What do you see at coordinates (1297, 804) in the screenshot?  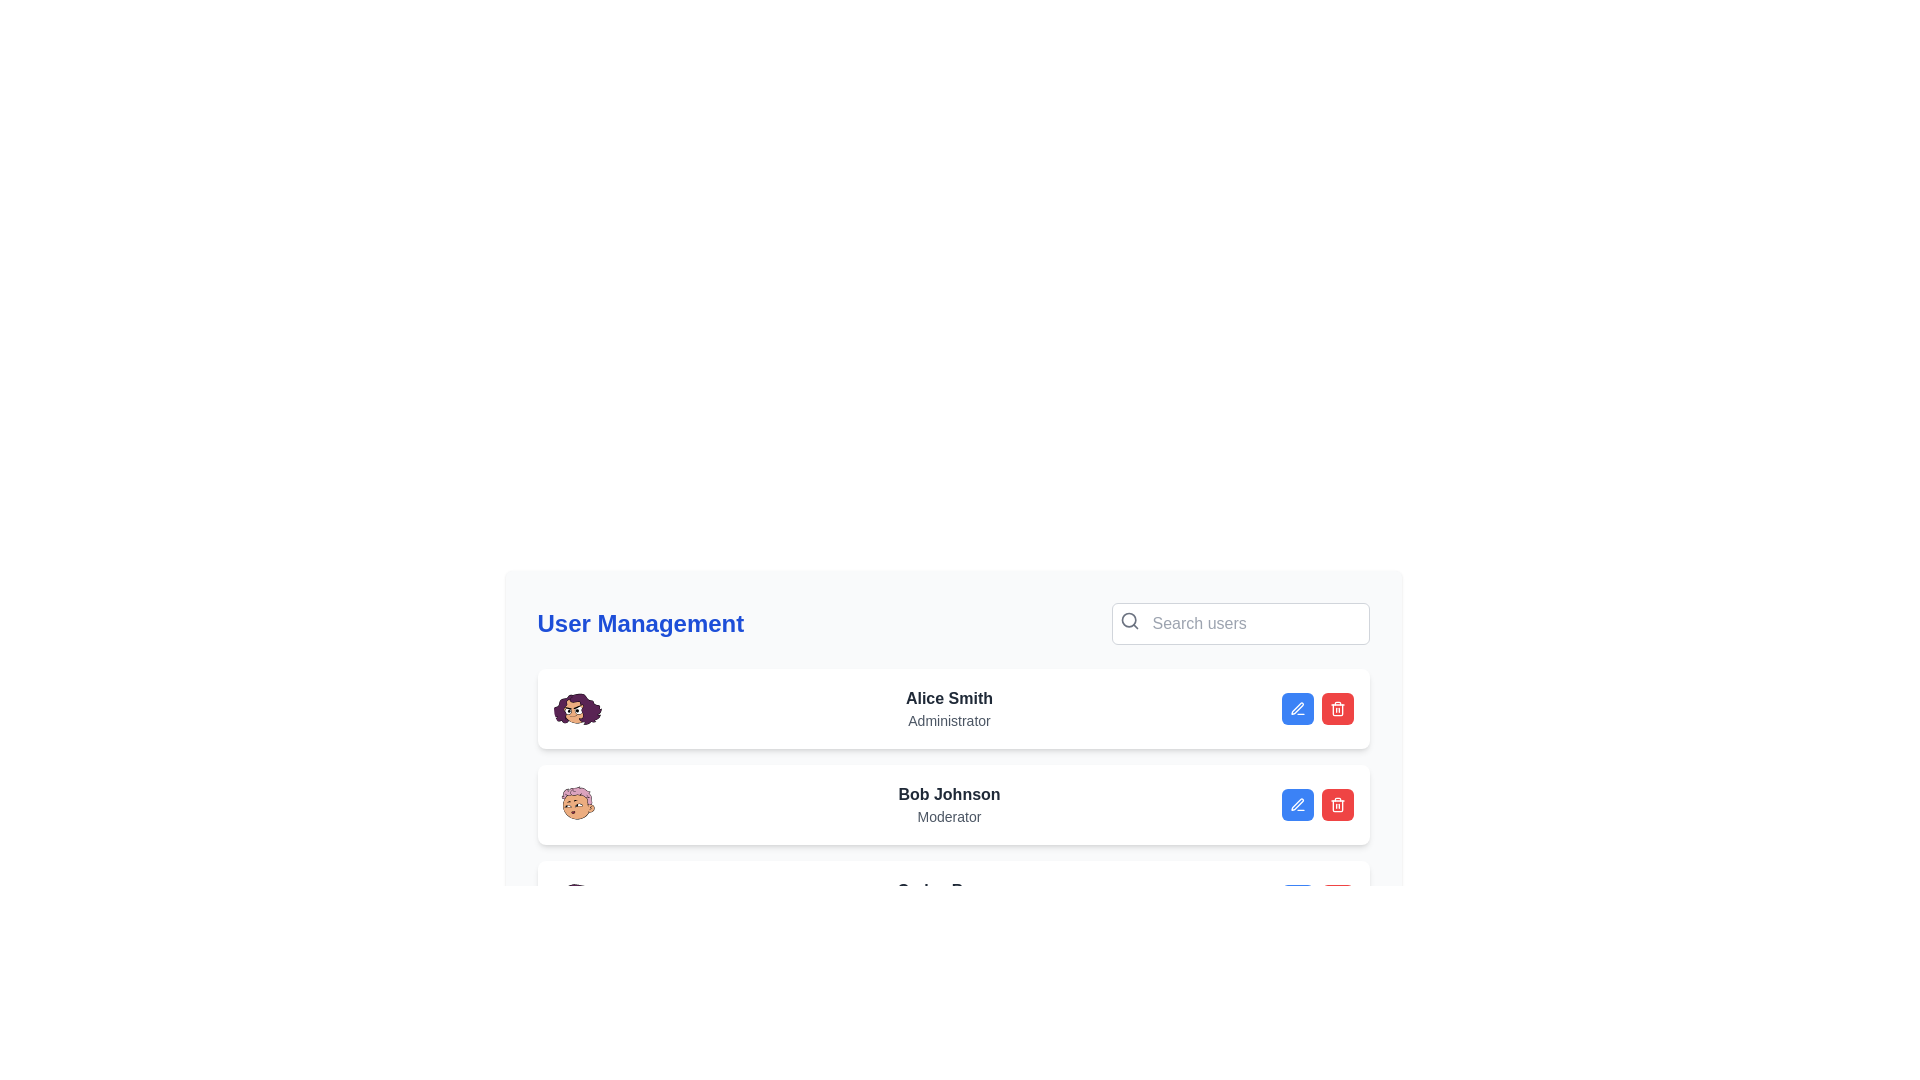 I see `the blue square button with a pen icon associated with 'Bob Johnson, Moderator'` at bounding box center [1297, 804].